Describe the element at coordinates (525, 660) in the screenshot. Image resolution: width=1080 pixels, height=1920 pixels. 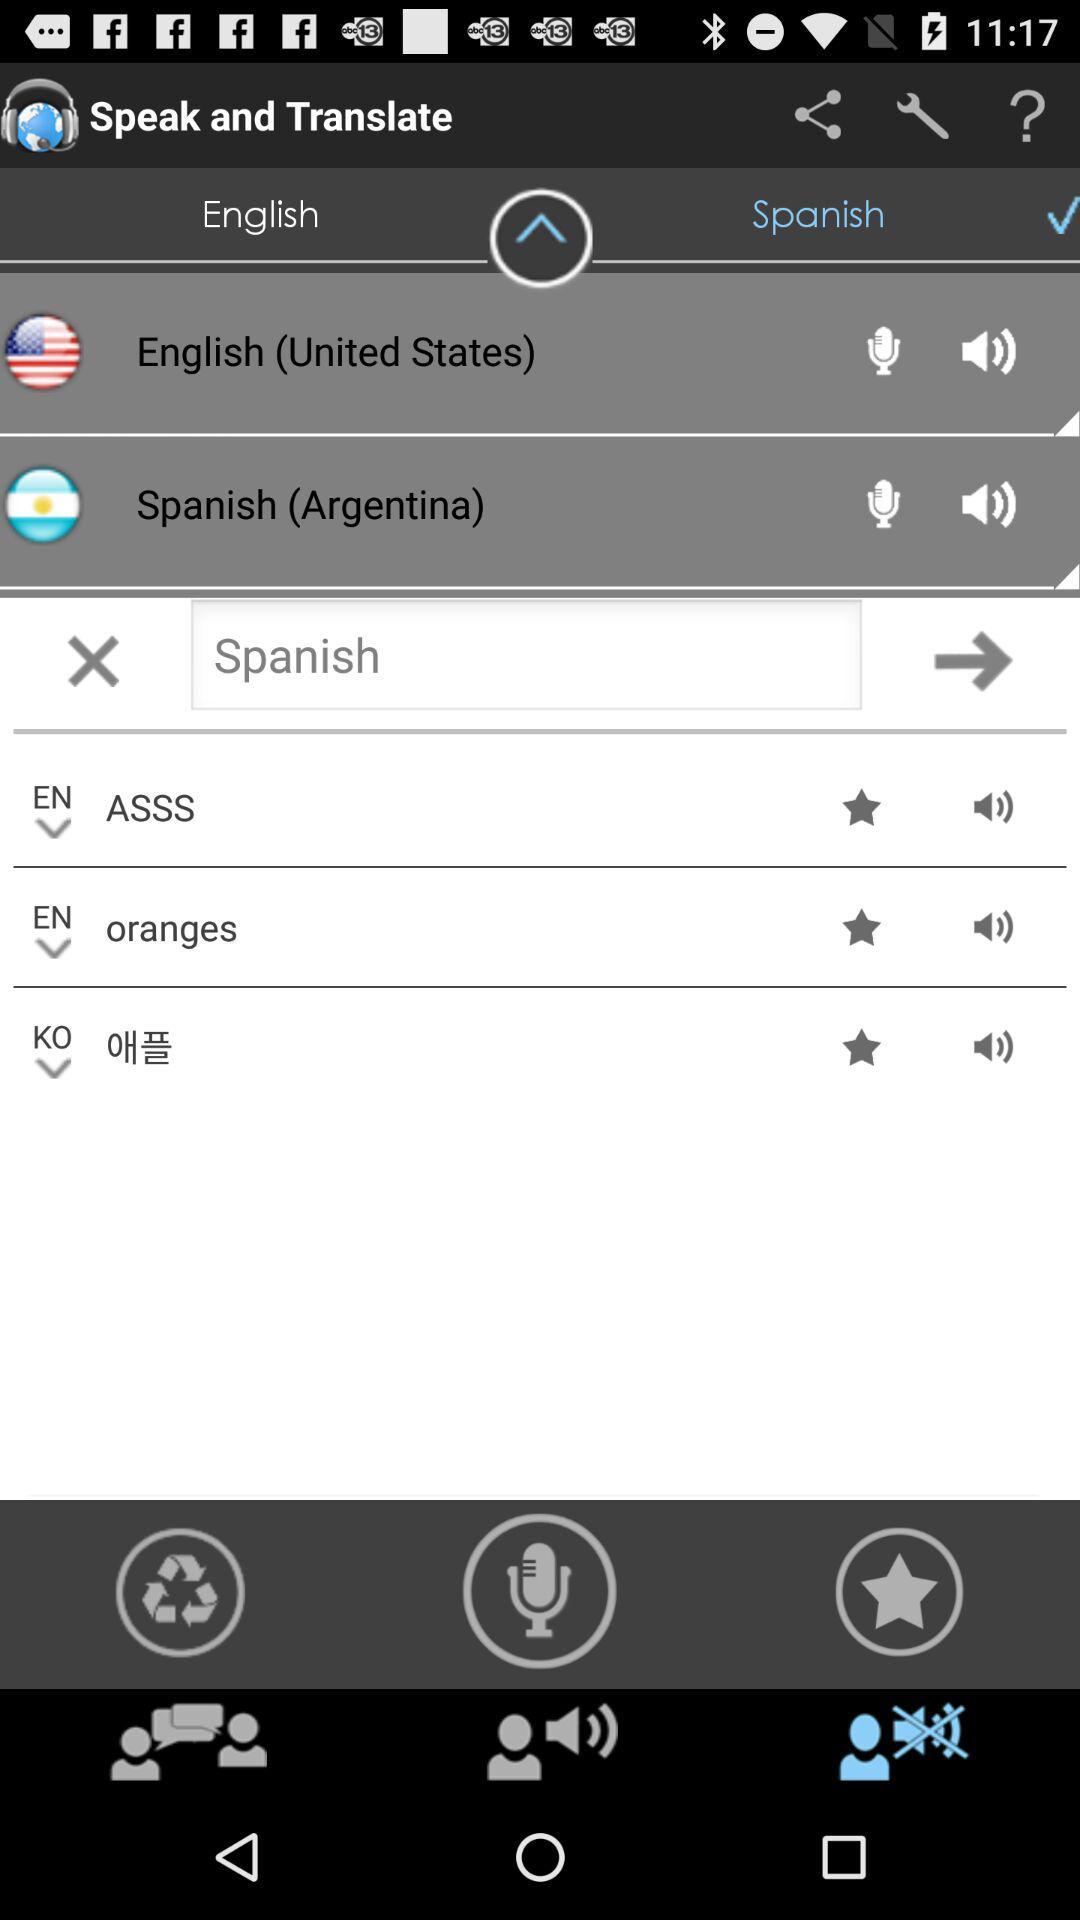
I see `translation language` at that location.